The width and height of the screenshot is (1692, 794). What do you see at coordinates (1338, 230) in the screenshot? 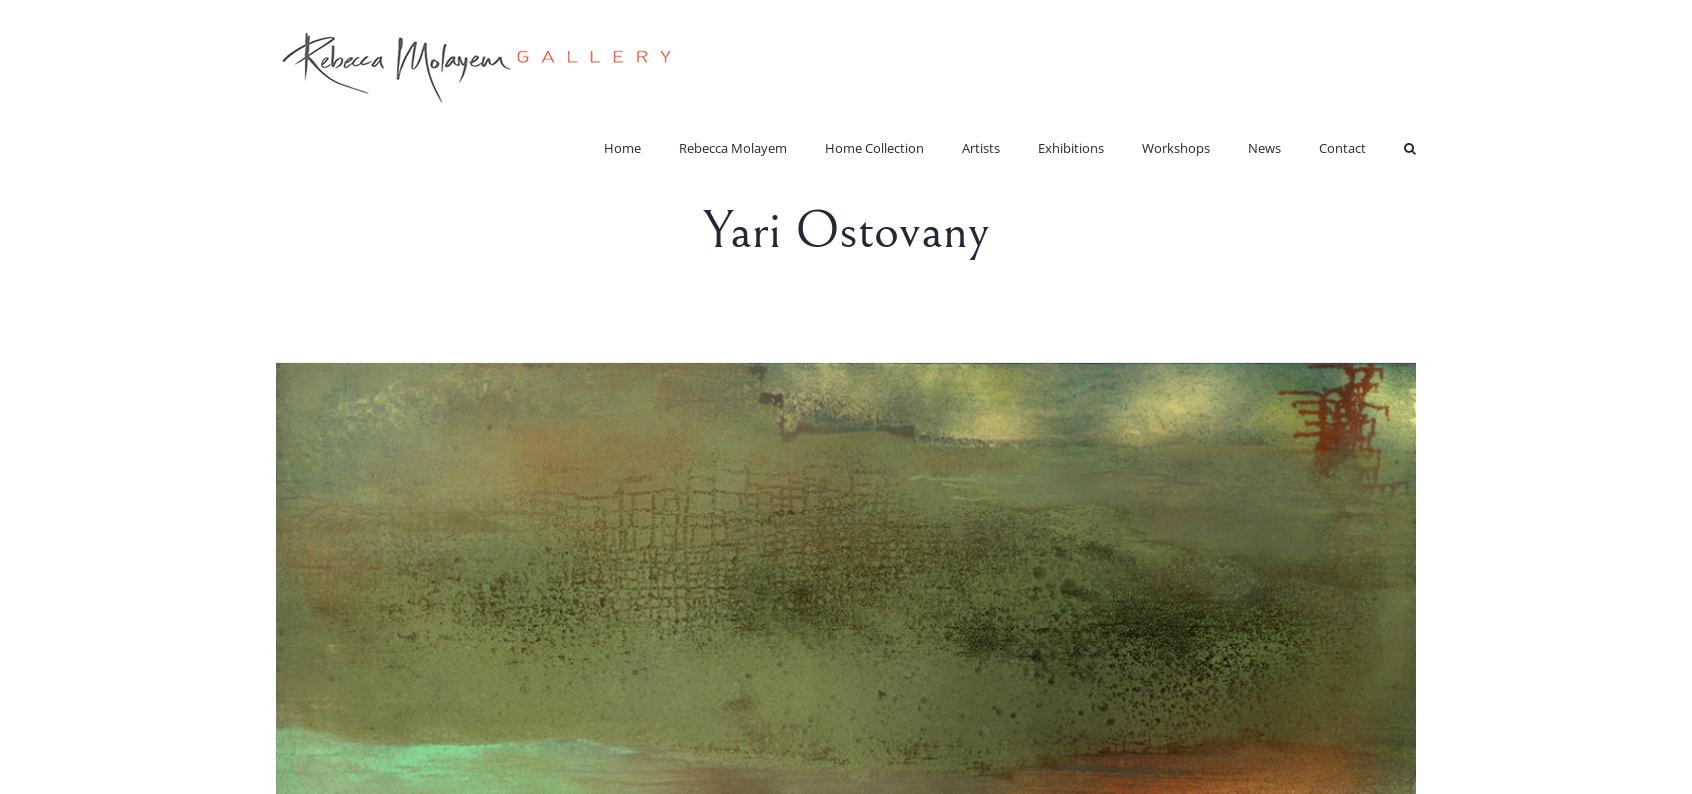
I see `'Submission Guidelines'` at bounding box center [1338, 230].